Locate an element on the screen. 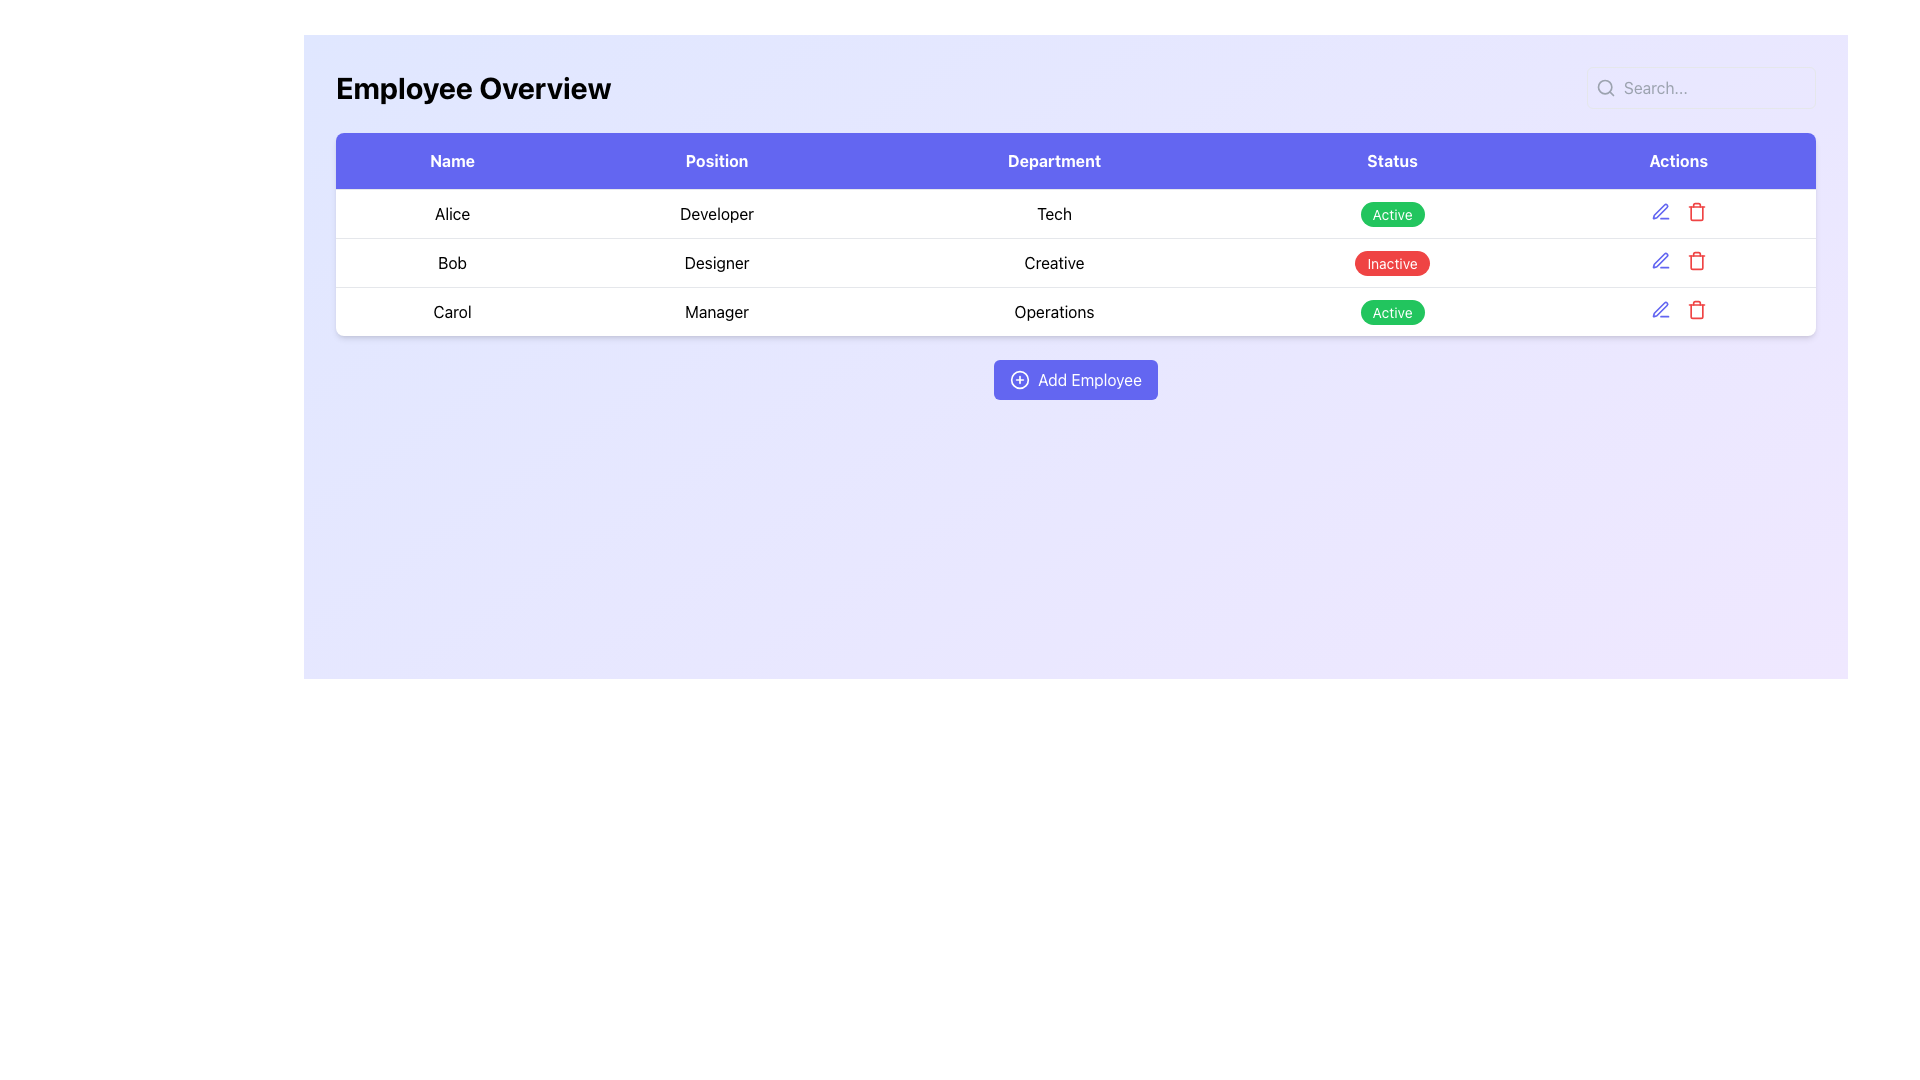 The width and height of the screenshot is (1920, 1080). the search input field located in the top-right corner of the 'Employee Overview' section is located at coordinates (1700, 87).